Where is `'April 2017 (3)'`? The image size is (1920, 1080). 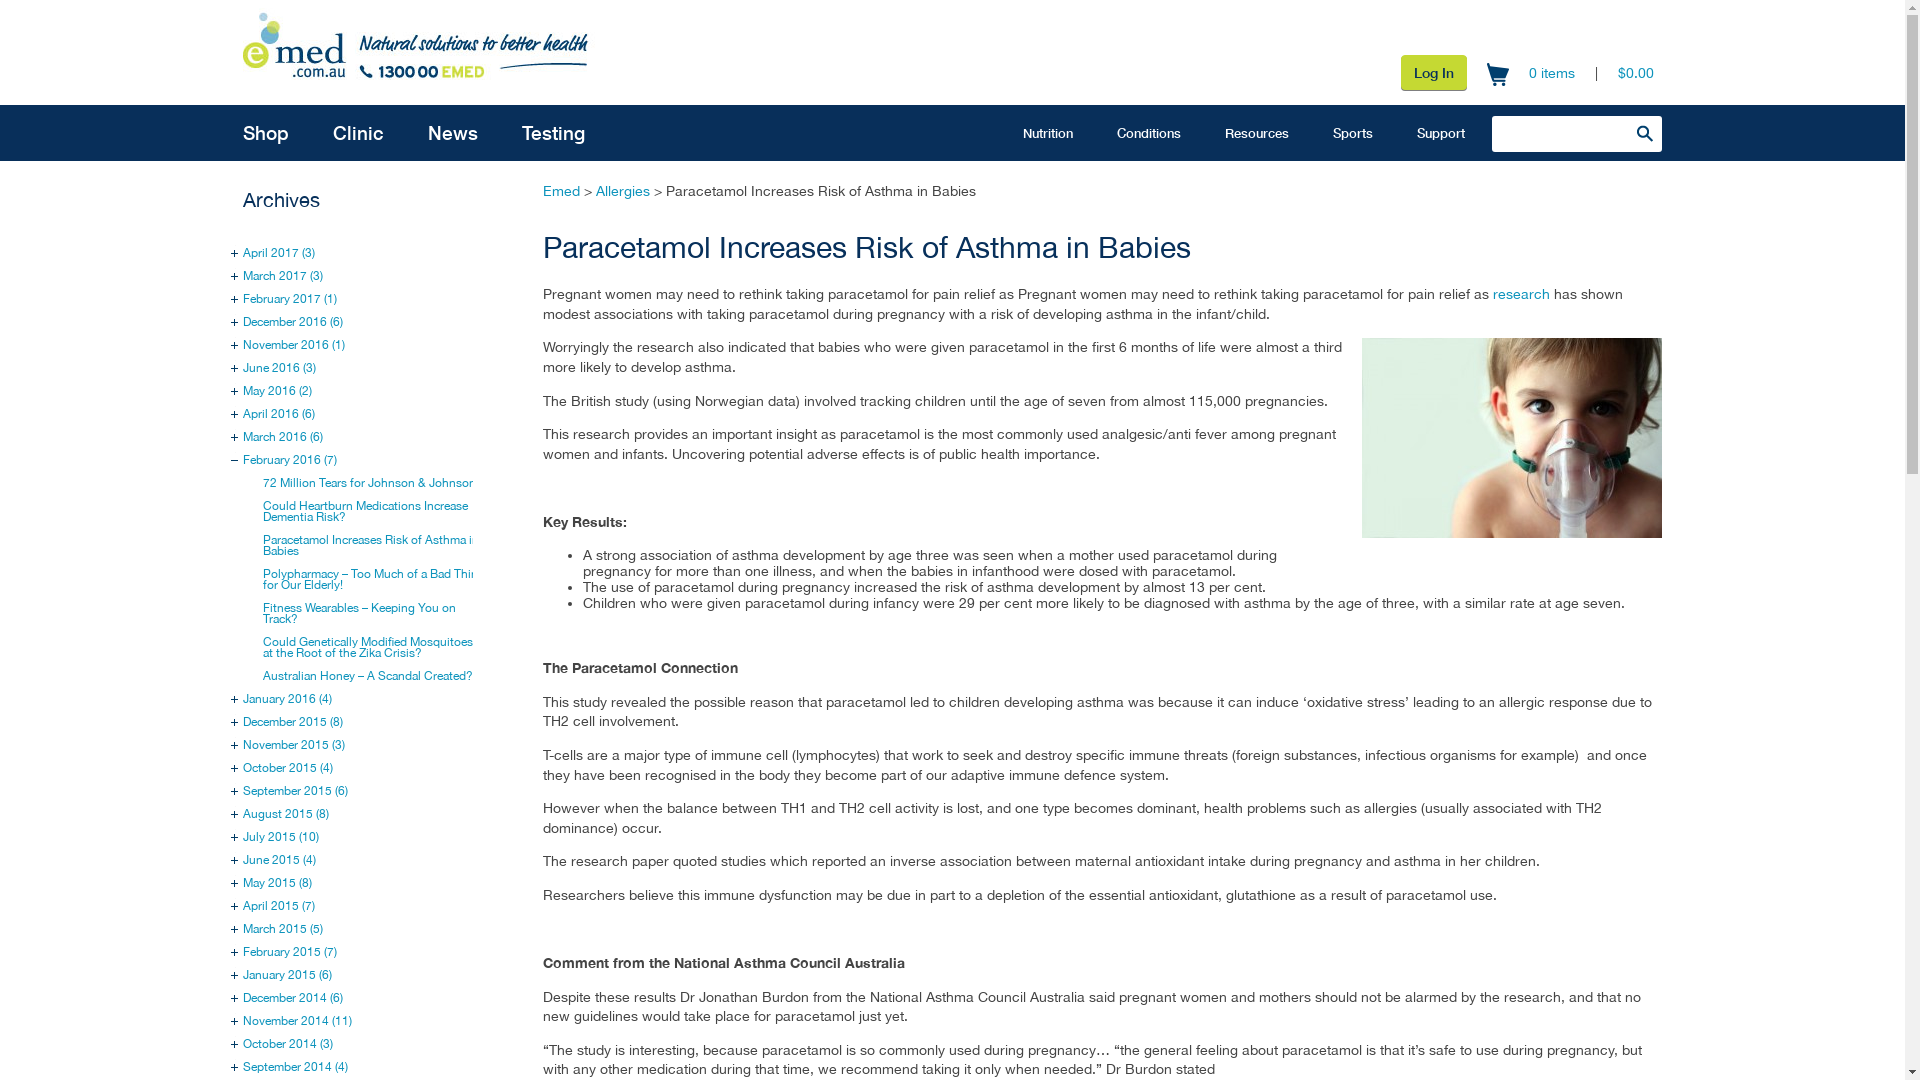
'April 2017 (3)' is located at coordinates (277, 252).